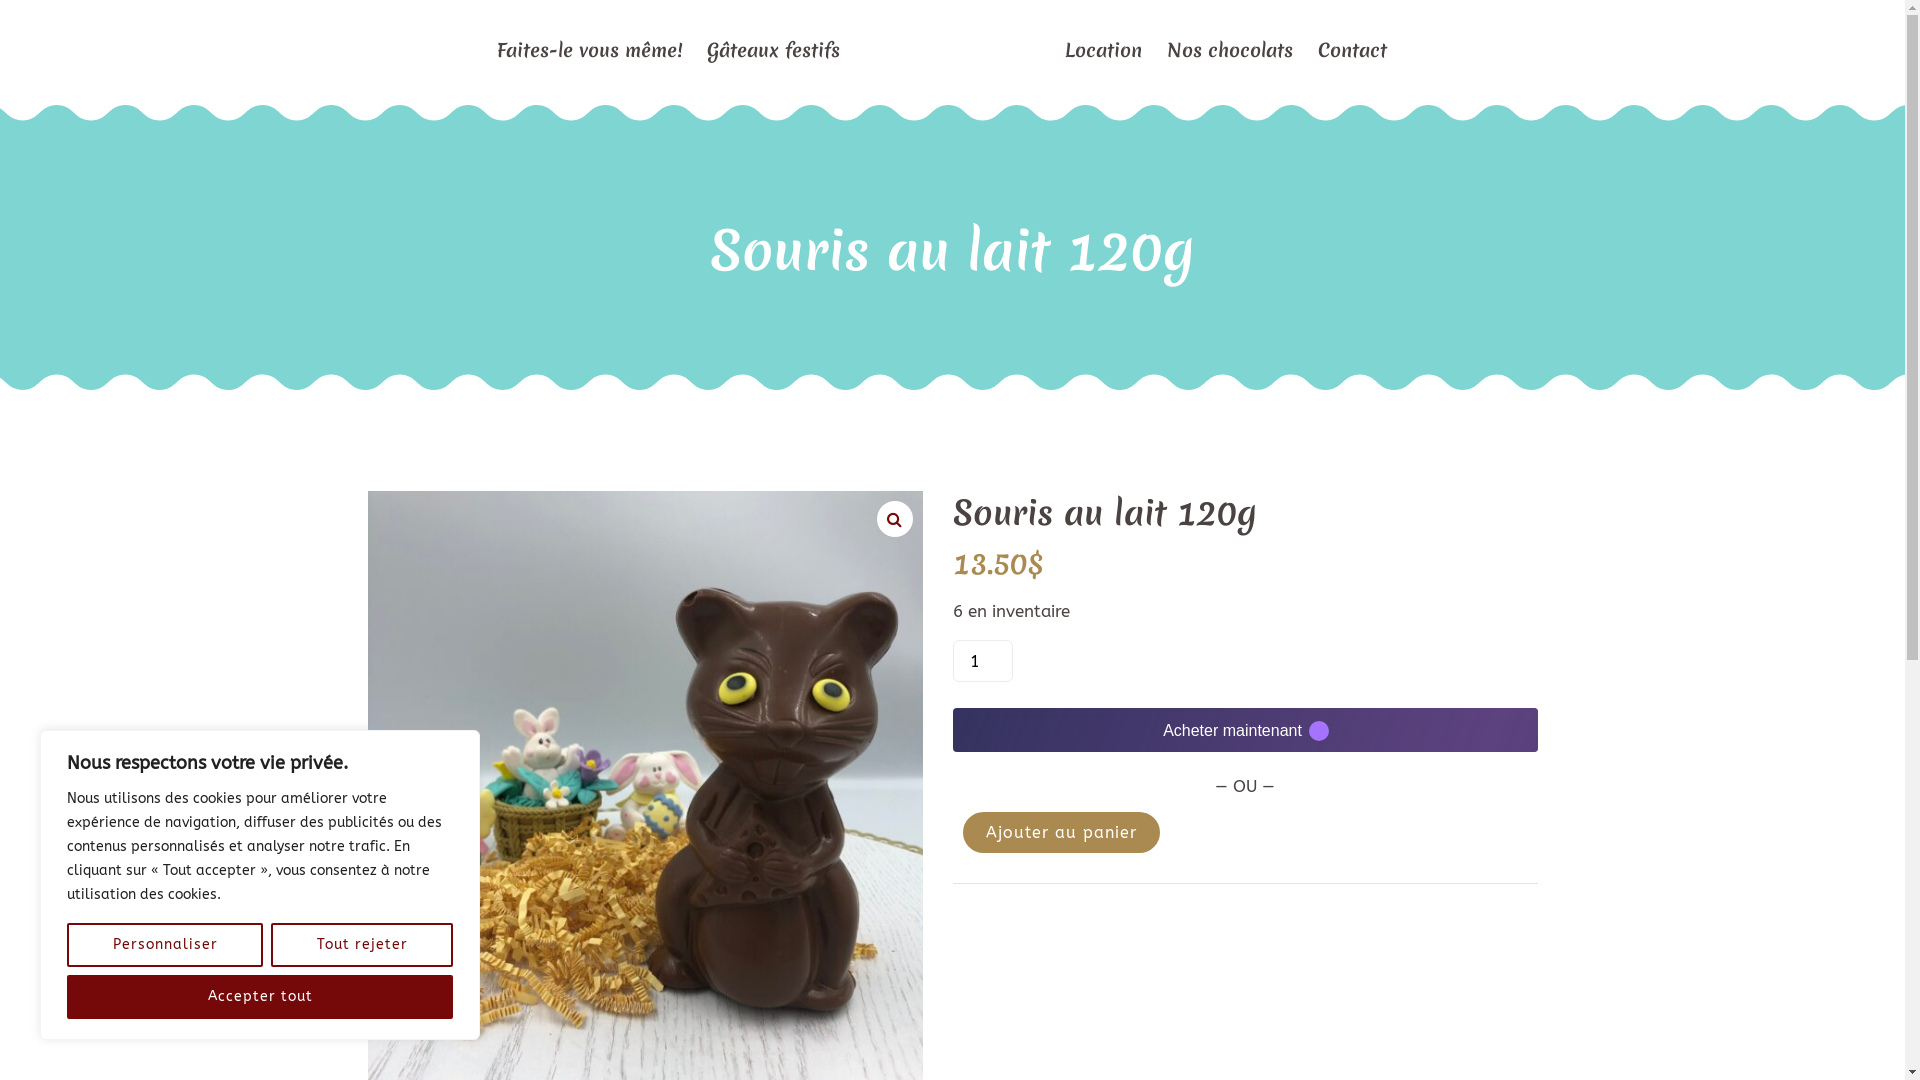 The height and width of the screenshot is (1080, 1920). Describe the element at coordinates (361, 945) in the screenshot. I see `'Tout rejeter'` at that location.